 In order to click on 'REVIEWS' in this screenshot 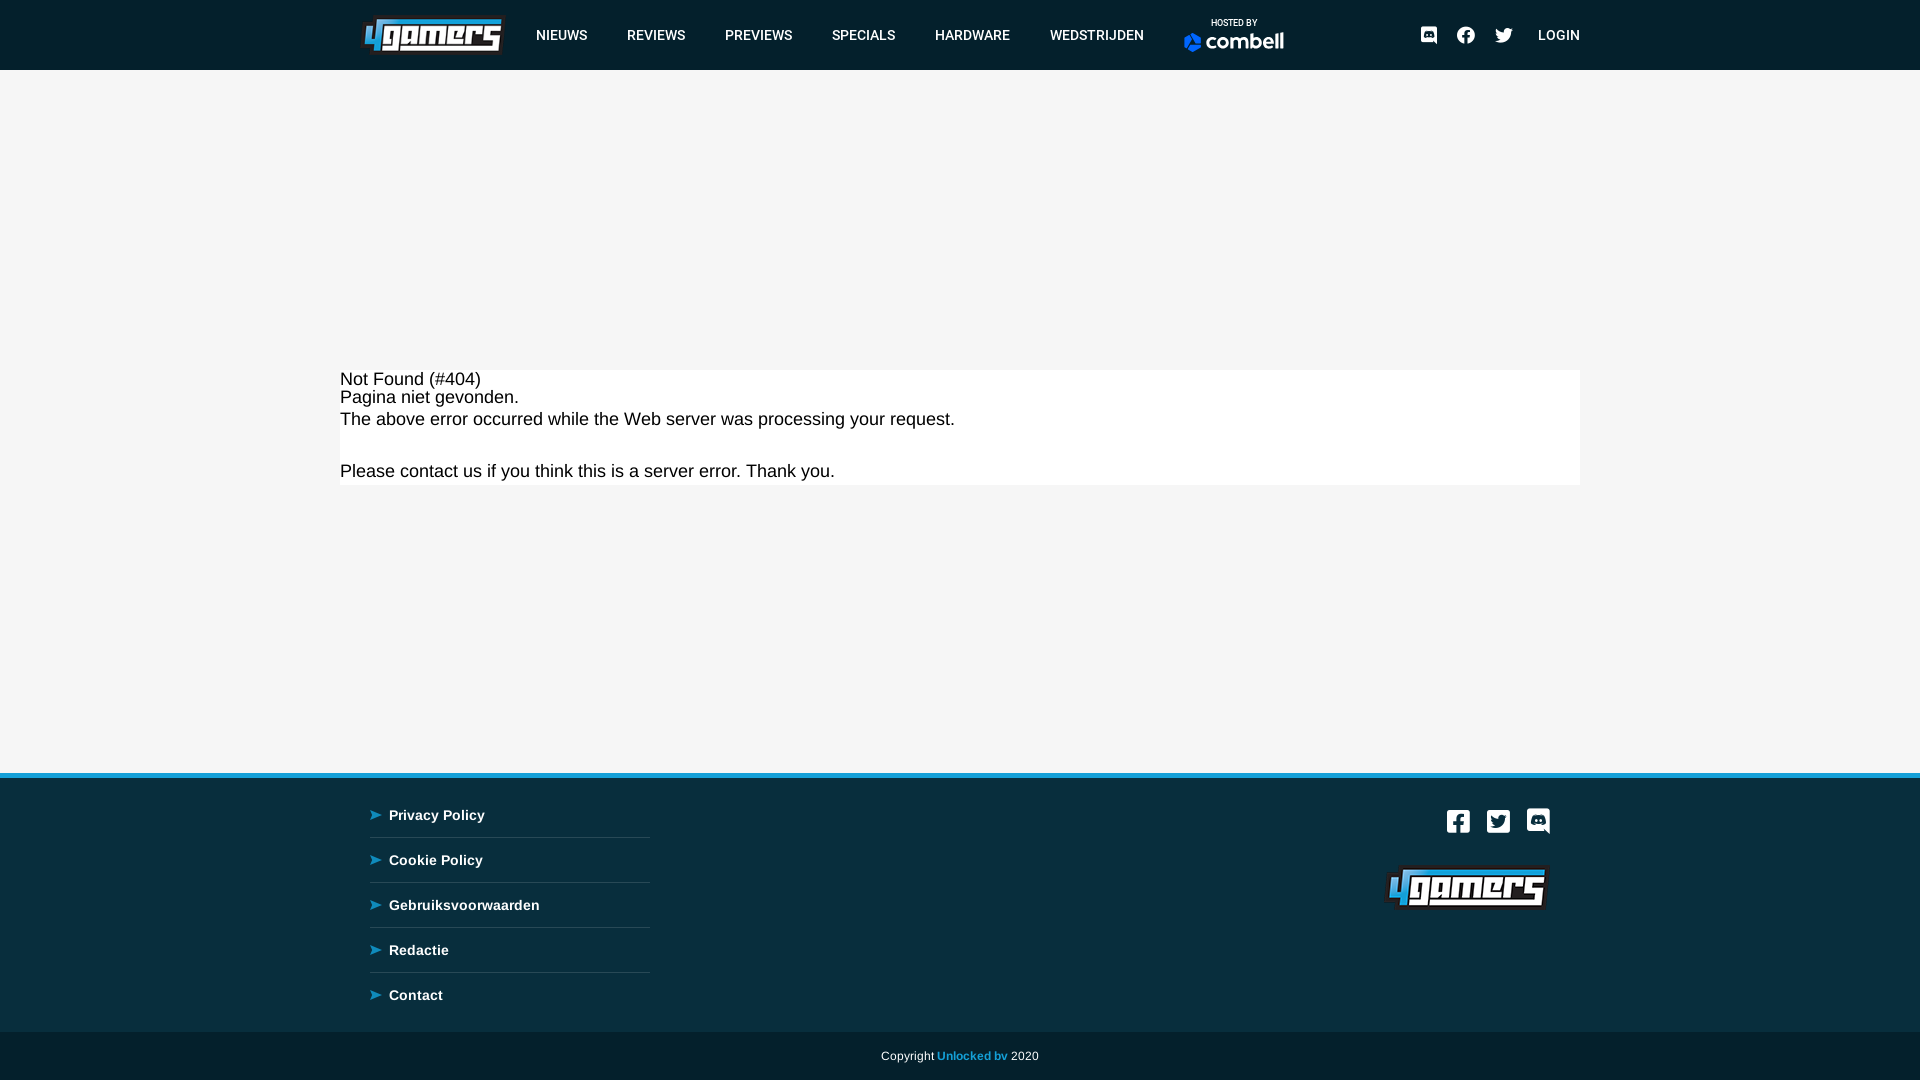, I will do `click(656, 34)`.